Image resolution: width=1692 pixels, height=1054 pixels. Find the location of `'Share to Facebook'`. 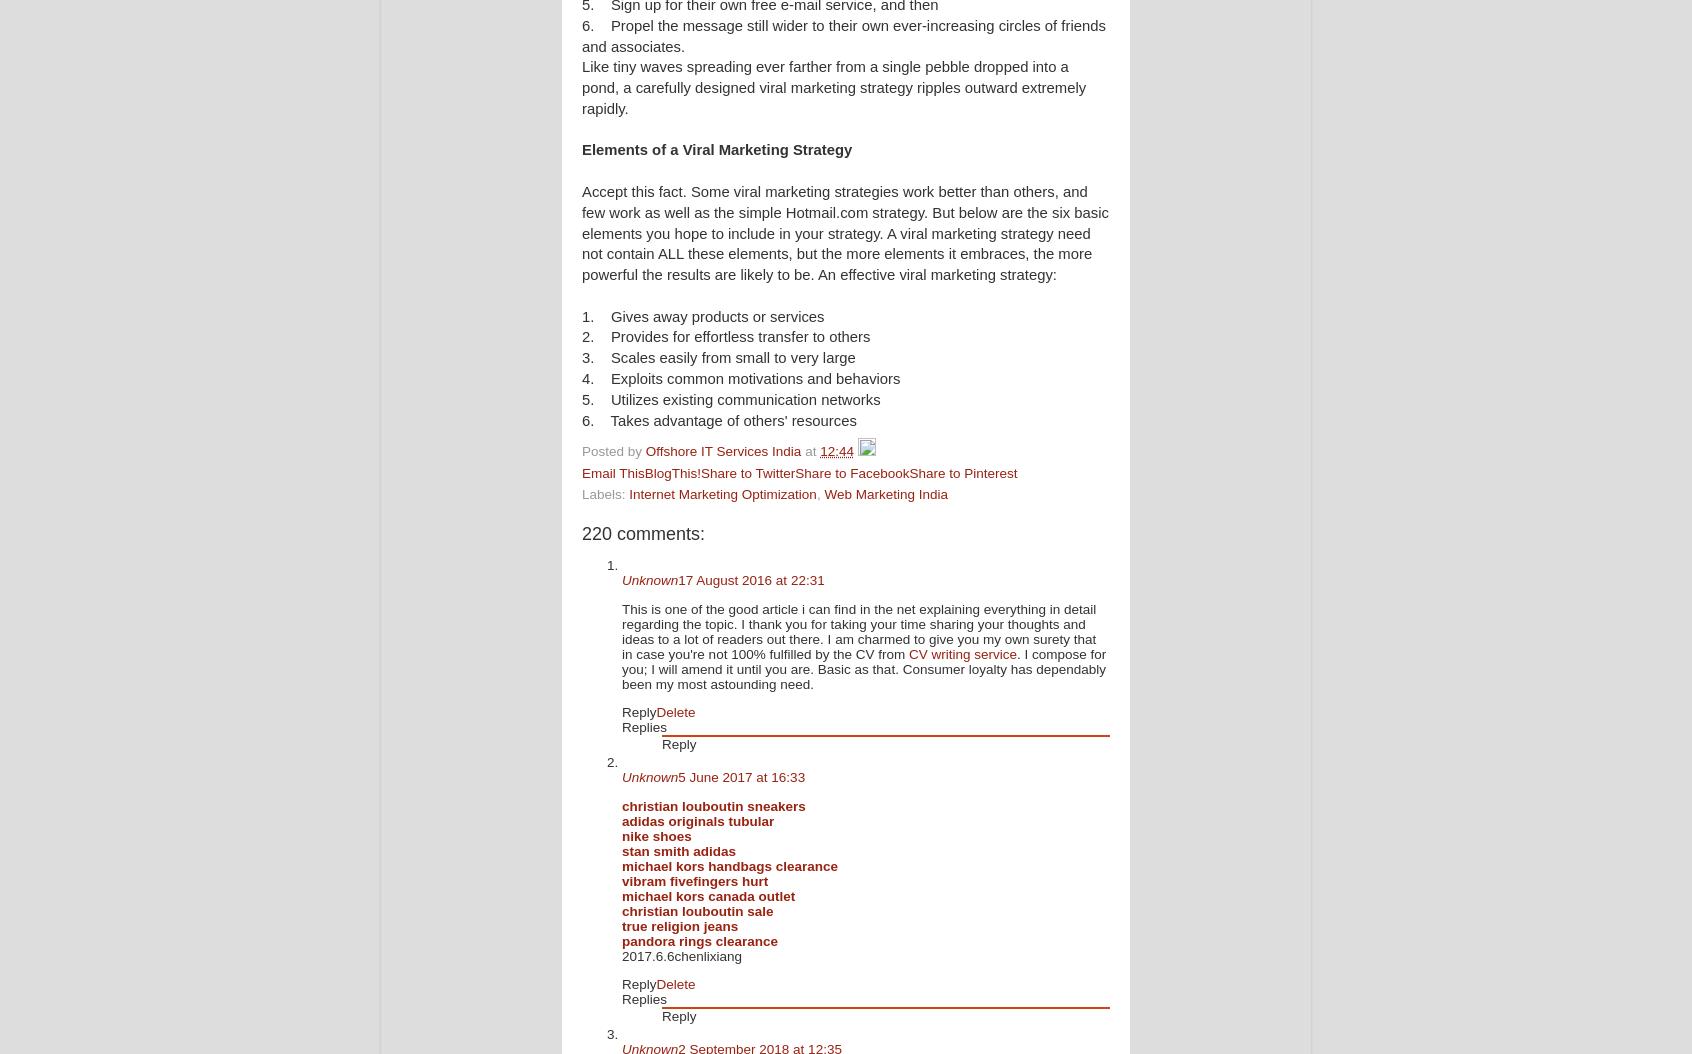

'Share to Facebook' is located at coordinates (850, 472).